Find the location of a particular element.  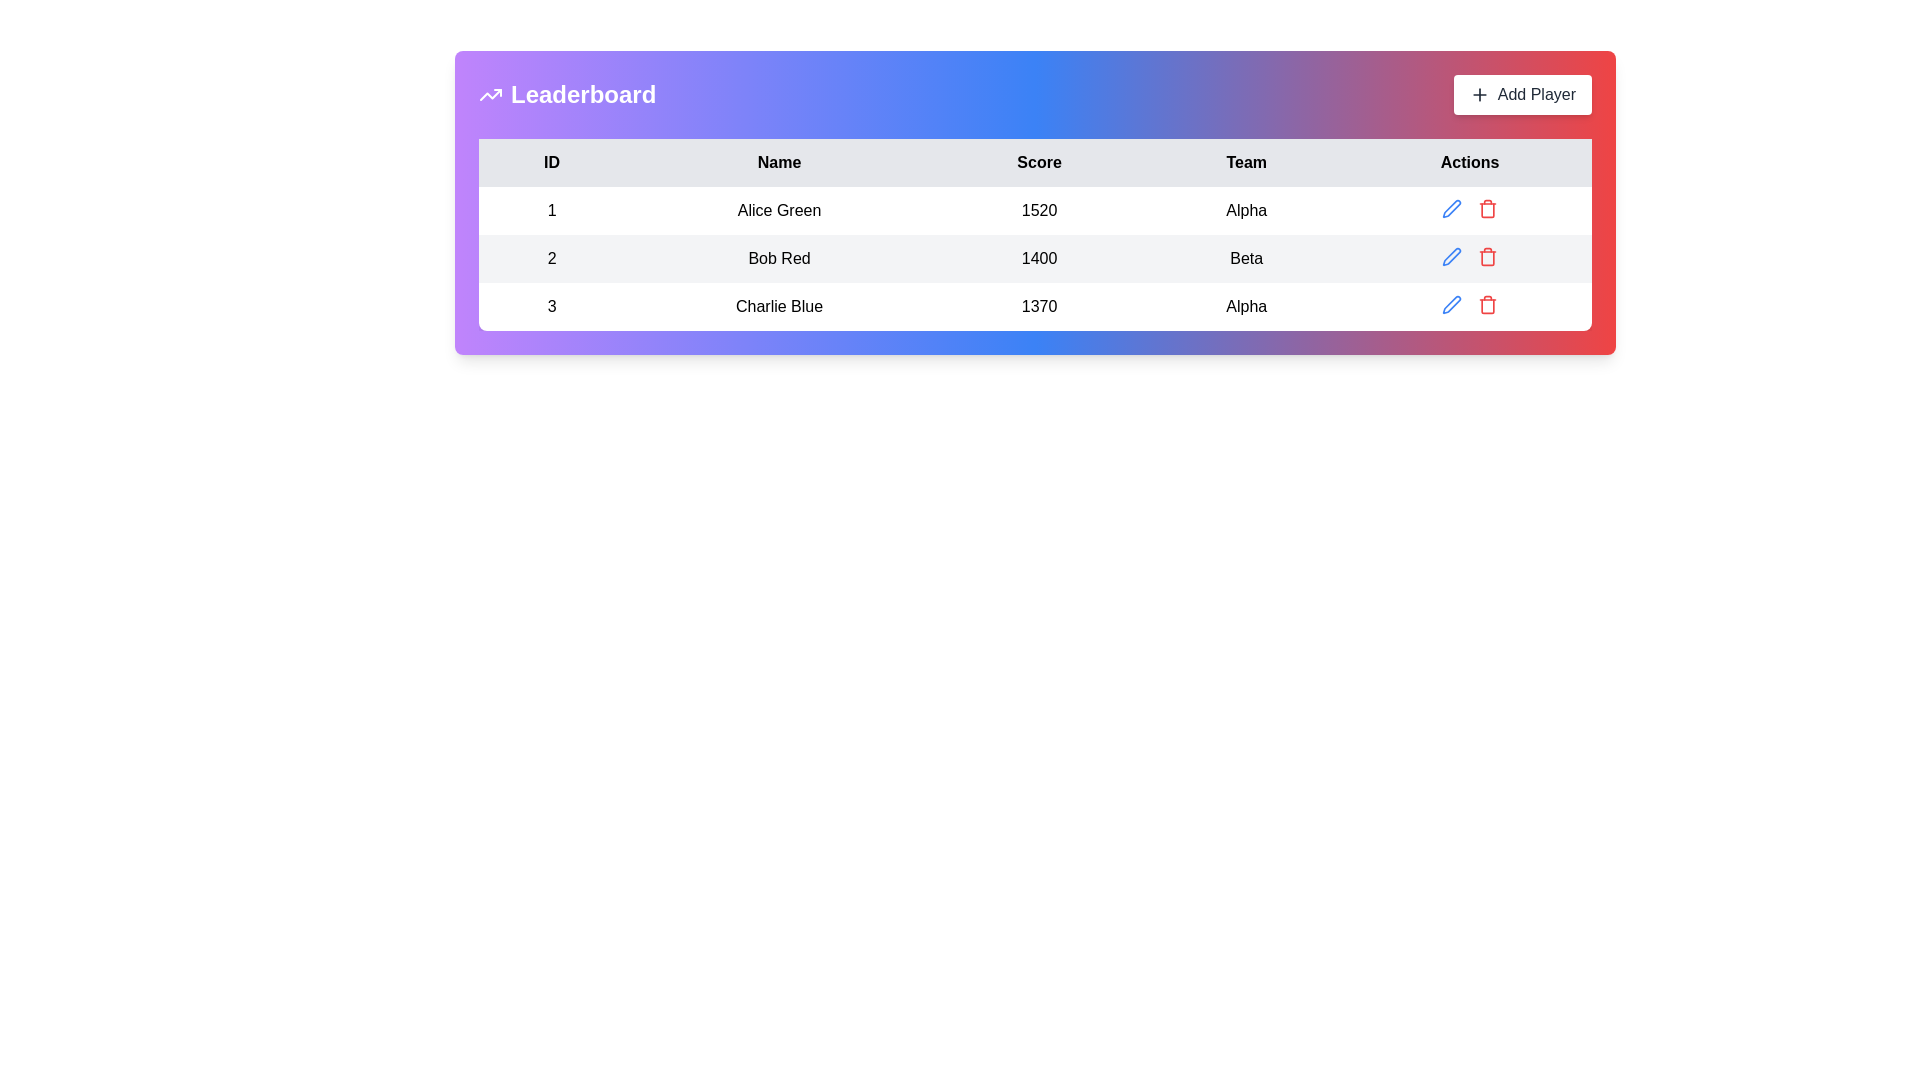

the static text displaying '1520' in the 'Score' column for the row labeled 'Alice Green' within the table is located at coordinates (1039, 211).